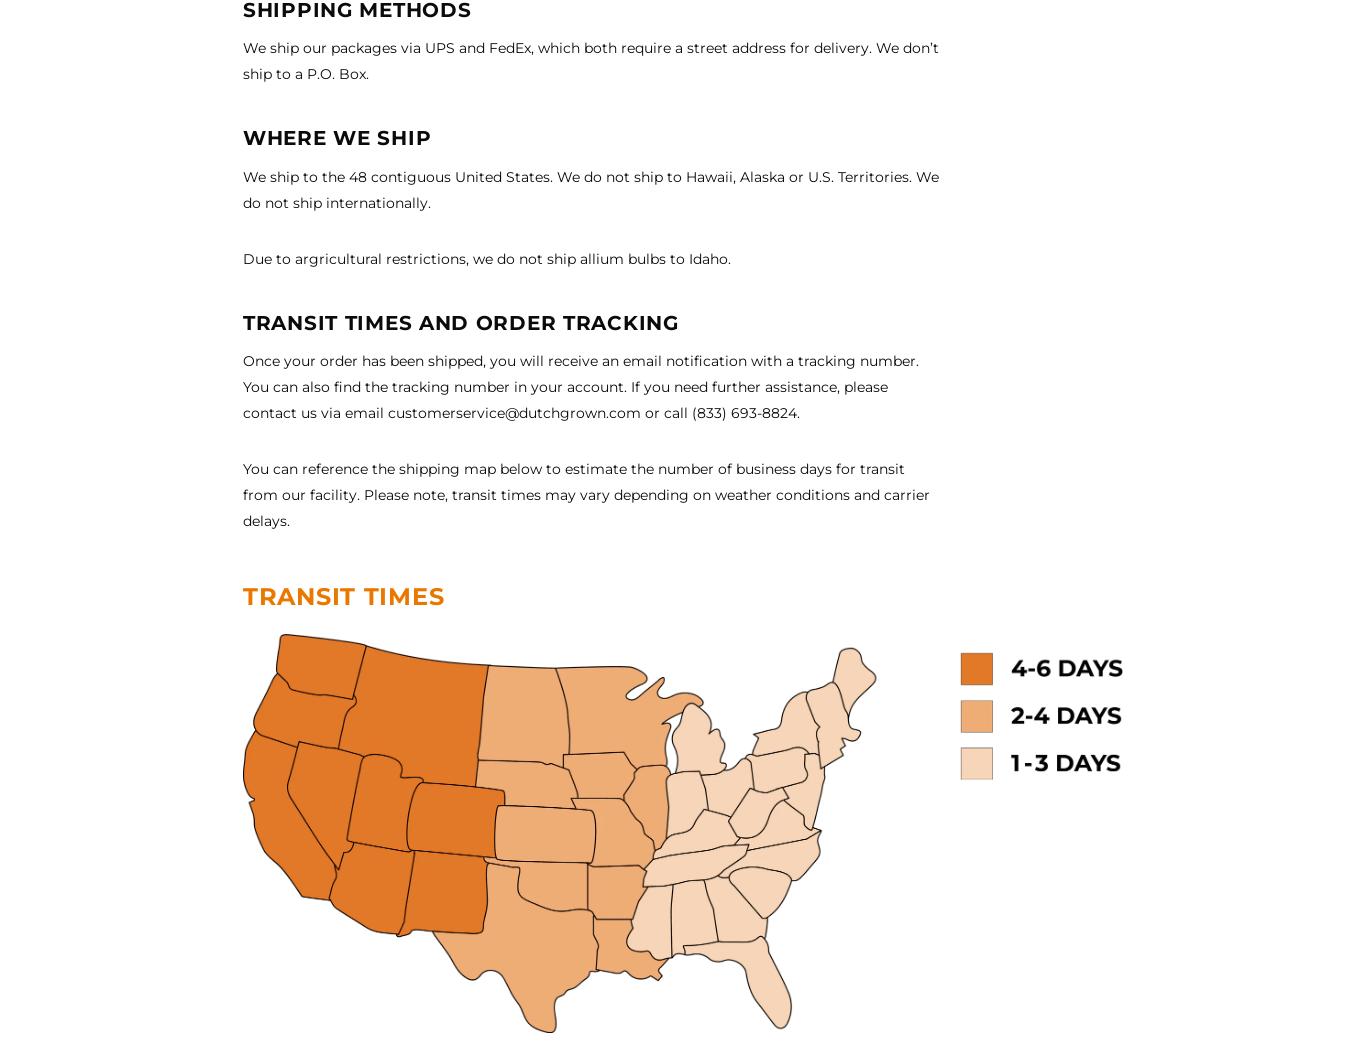  Describe the element at coordinates (590, 175) in the screenshot. I see `'We ship to the 48 contiguous United States. We do not ship to Hawaii, Alaska or U.S. Territories. We'` at that location.